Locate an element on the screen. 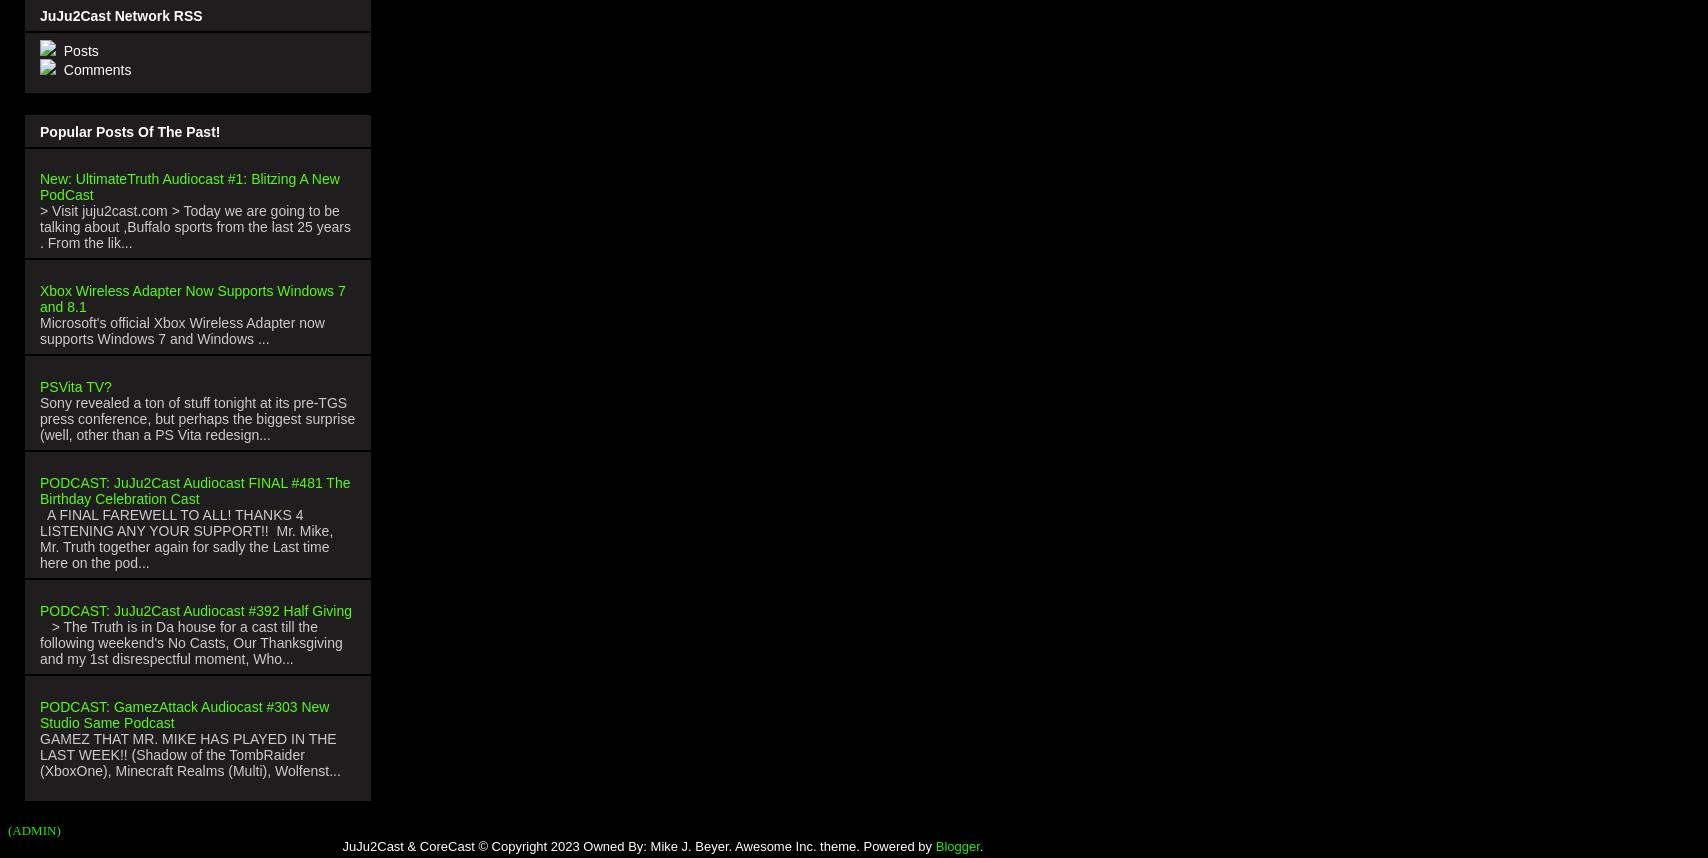  'Microsoft's official Xbox Wireless Adapter now supports Windows 7 and Windows ...' is located at coordinates (182, 328).